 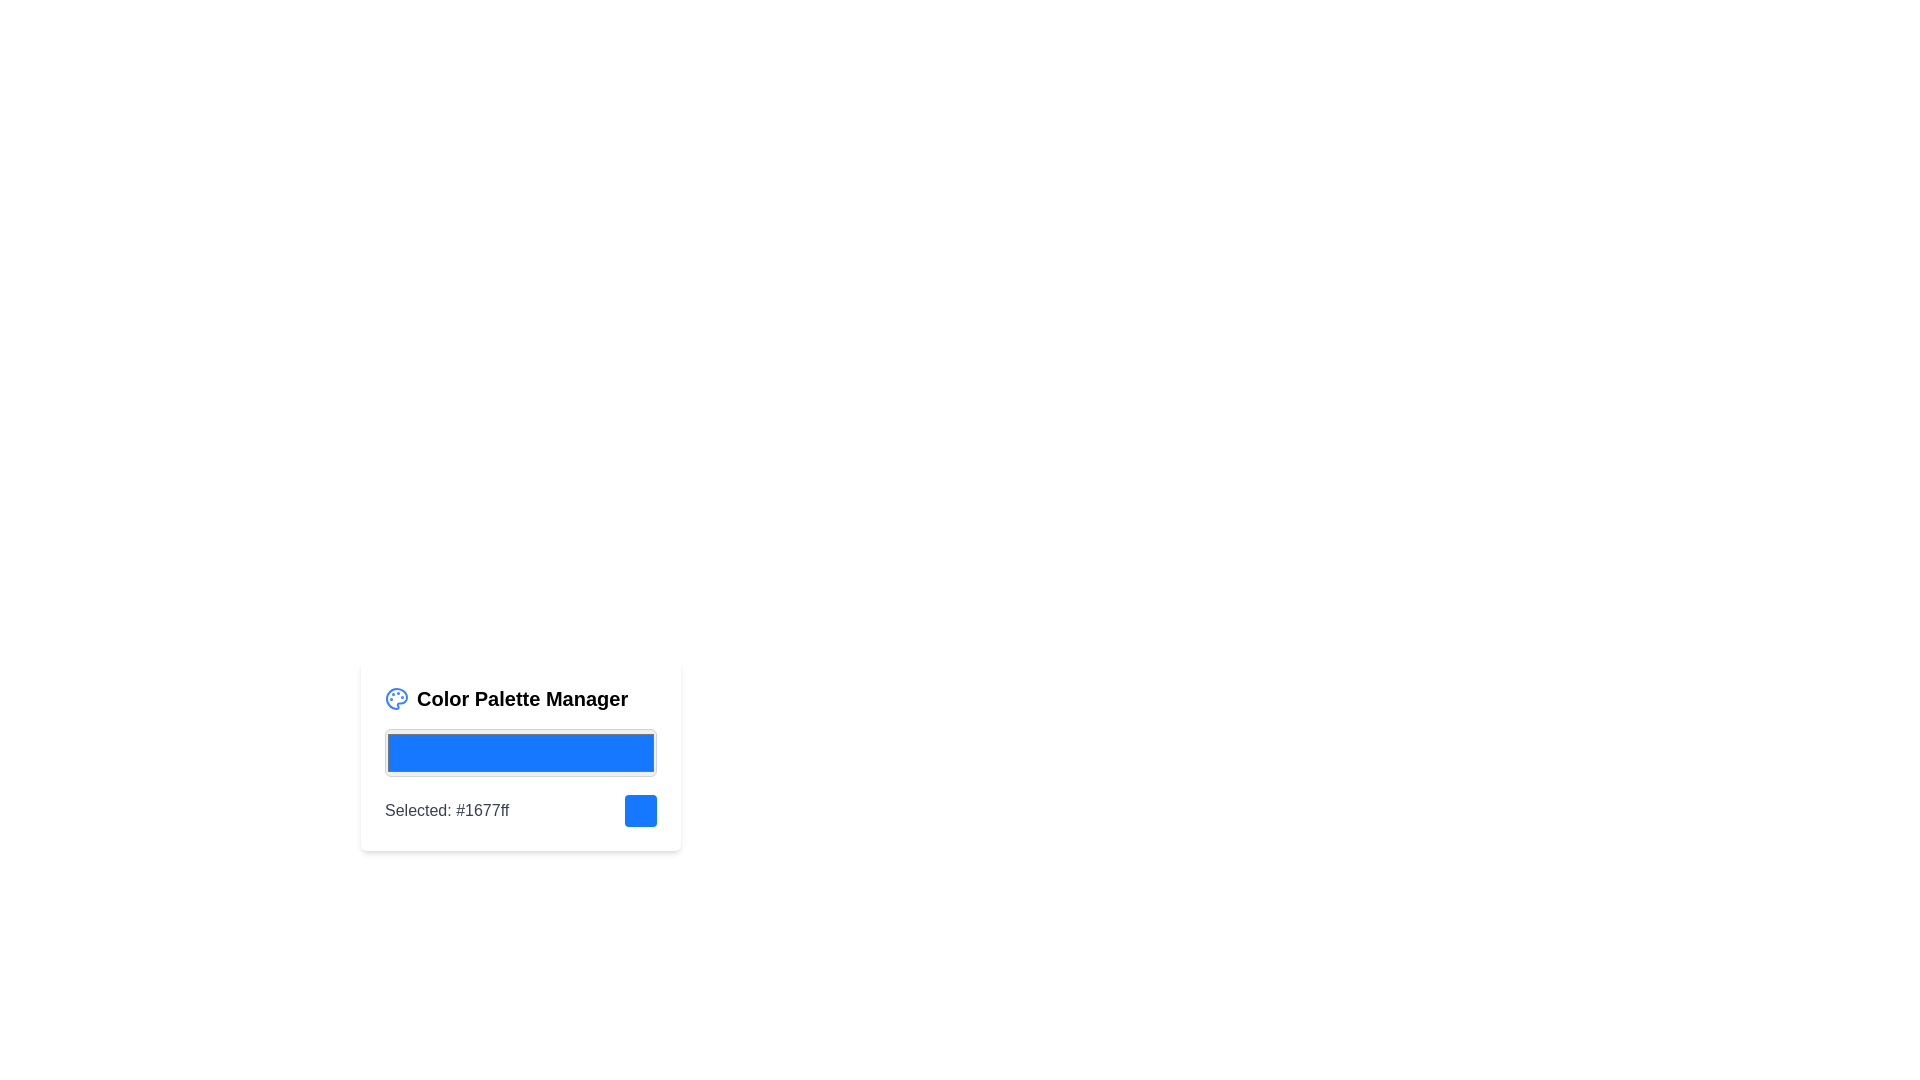 I want to click on the text label that displays the currently selected color and its hexadecimal code, located below the blue color display bar and to the left of the blue color indicator, so click(x=446, y=810).